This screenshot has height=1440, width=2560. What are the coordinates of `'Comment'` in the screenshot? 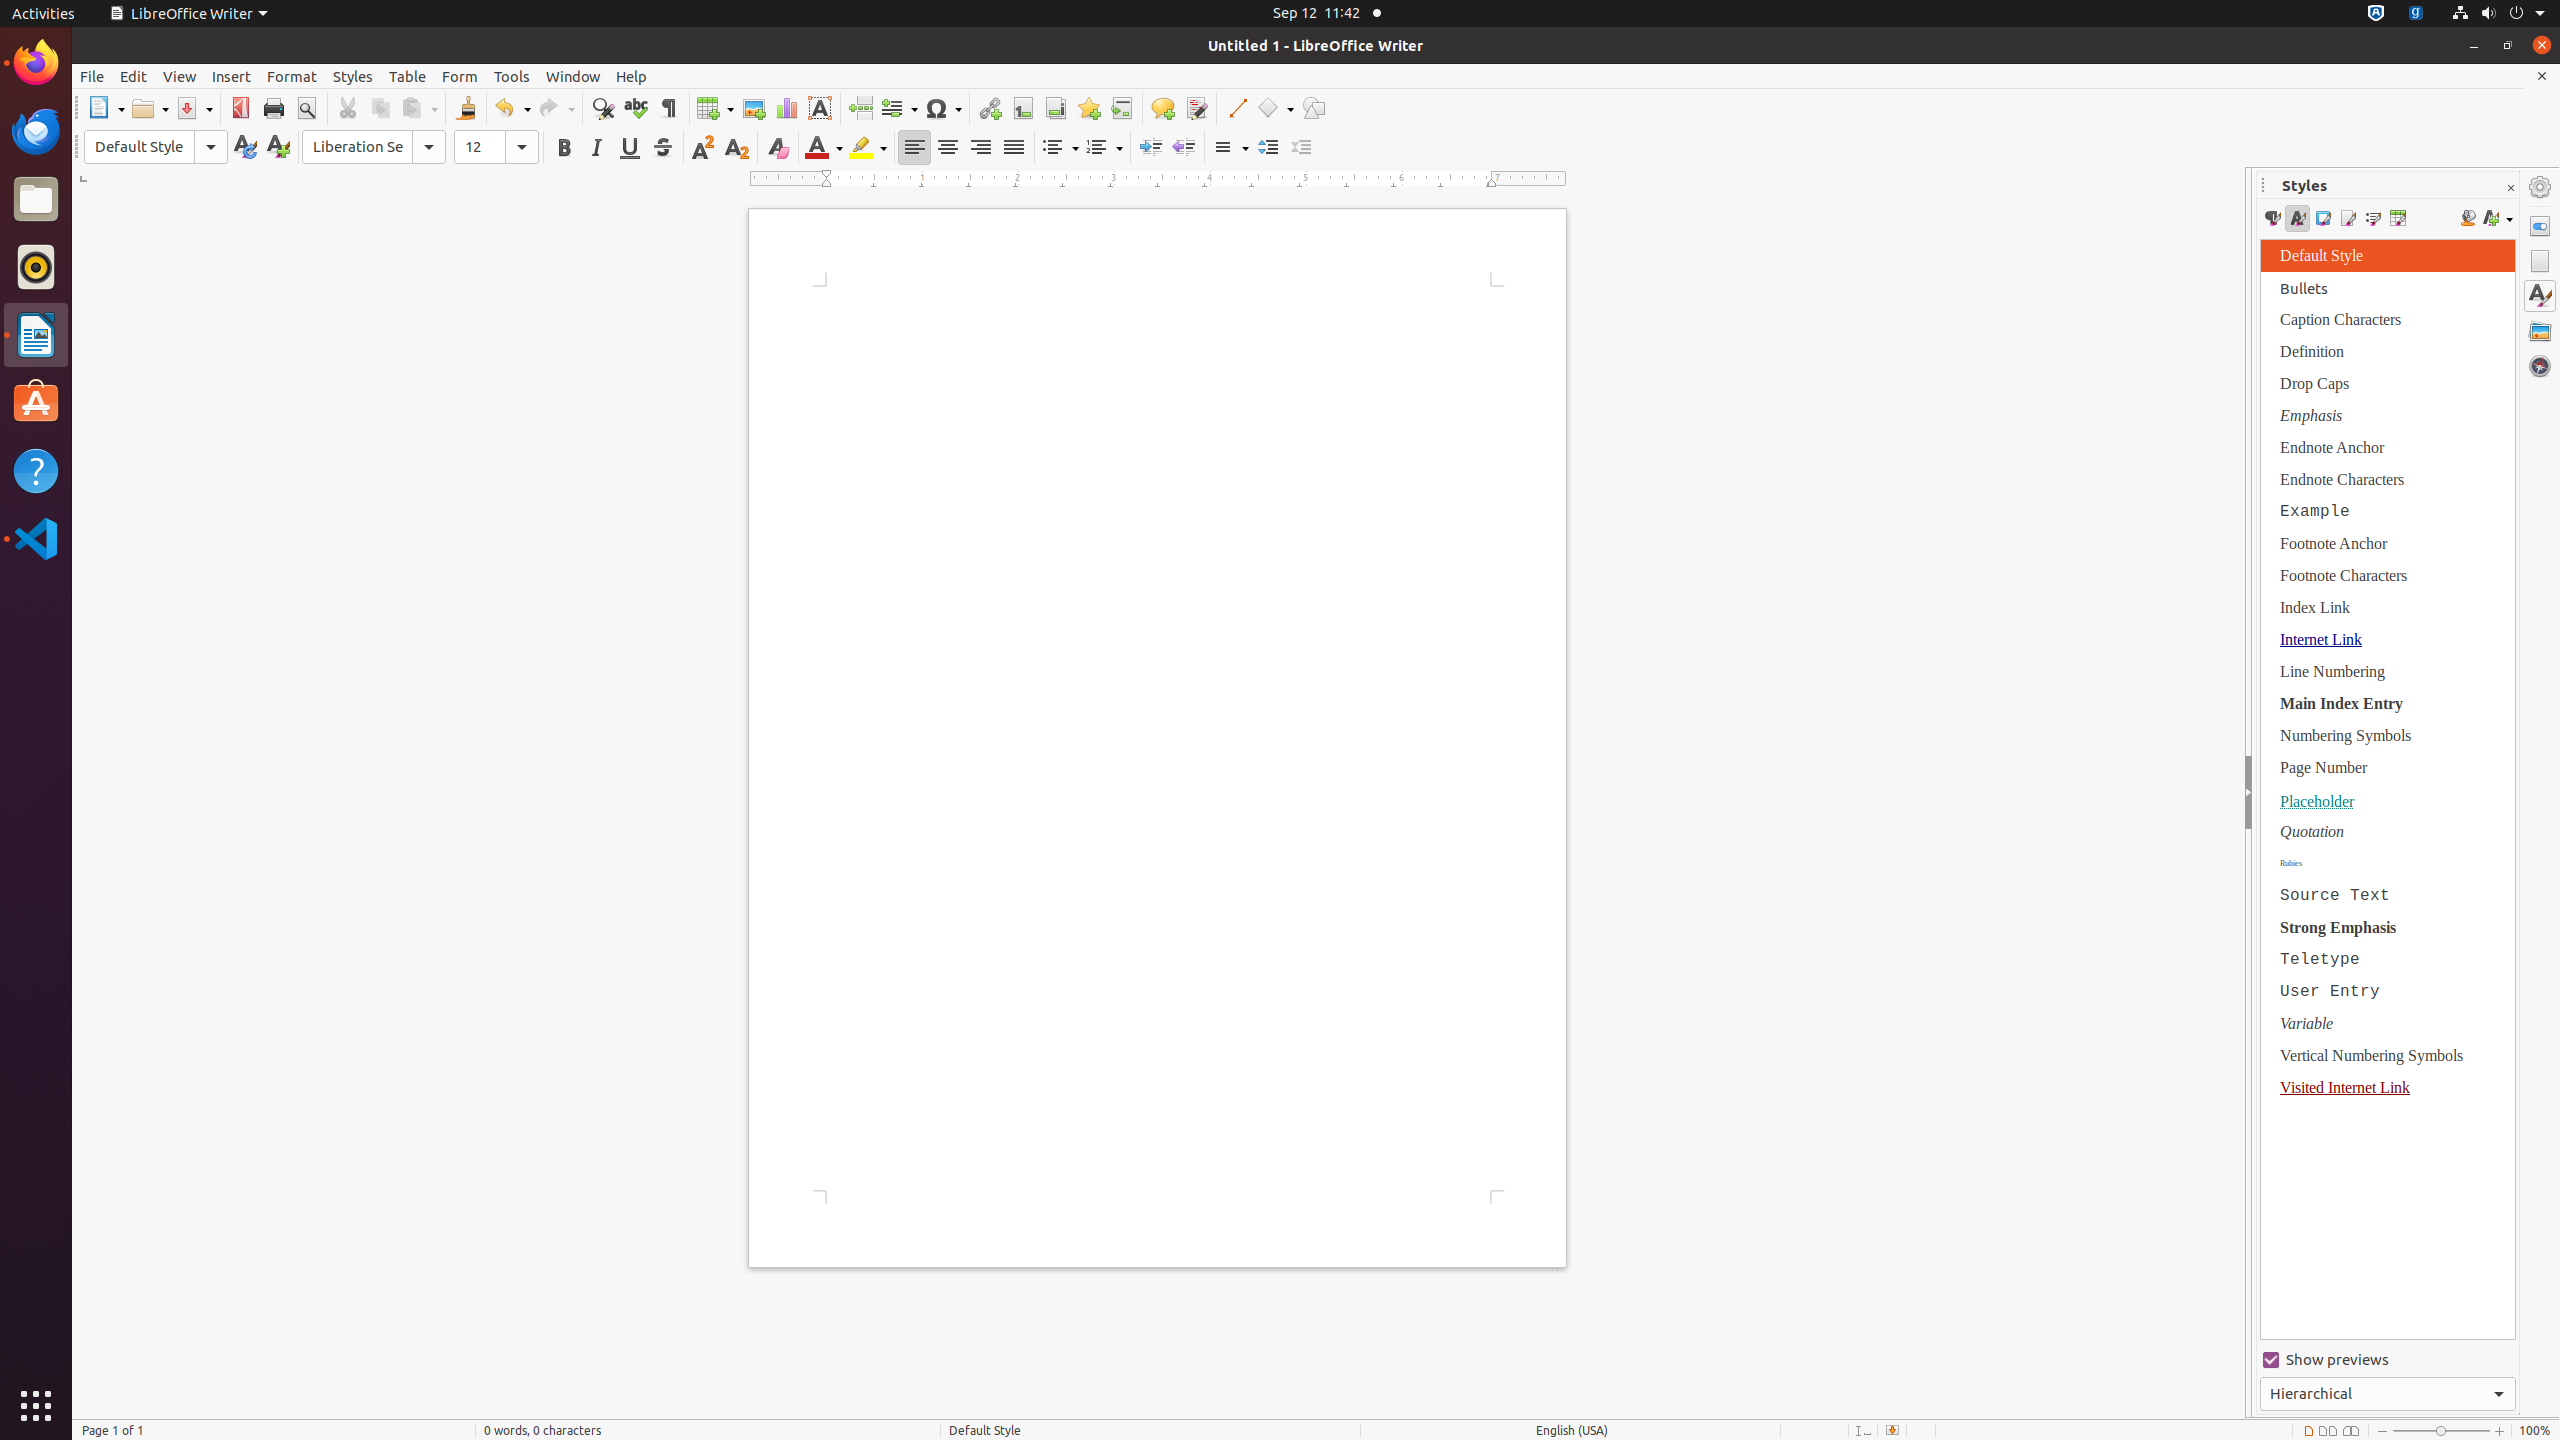 It's located at (1161, 107).